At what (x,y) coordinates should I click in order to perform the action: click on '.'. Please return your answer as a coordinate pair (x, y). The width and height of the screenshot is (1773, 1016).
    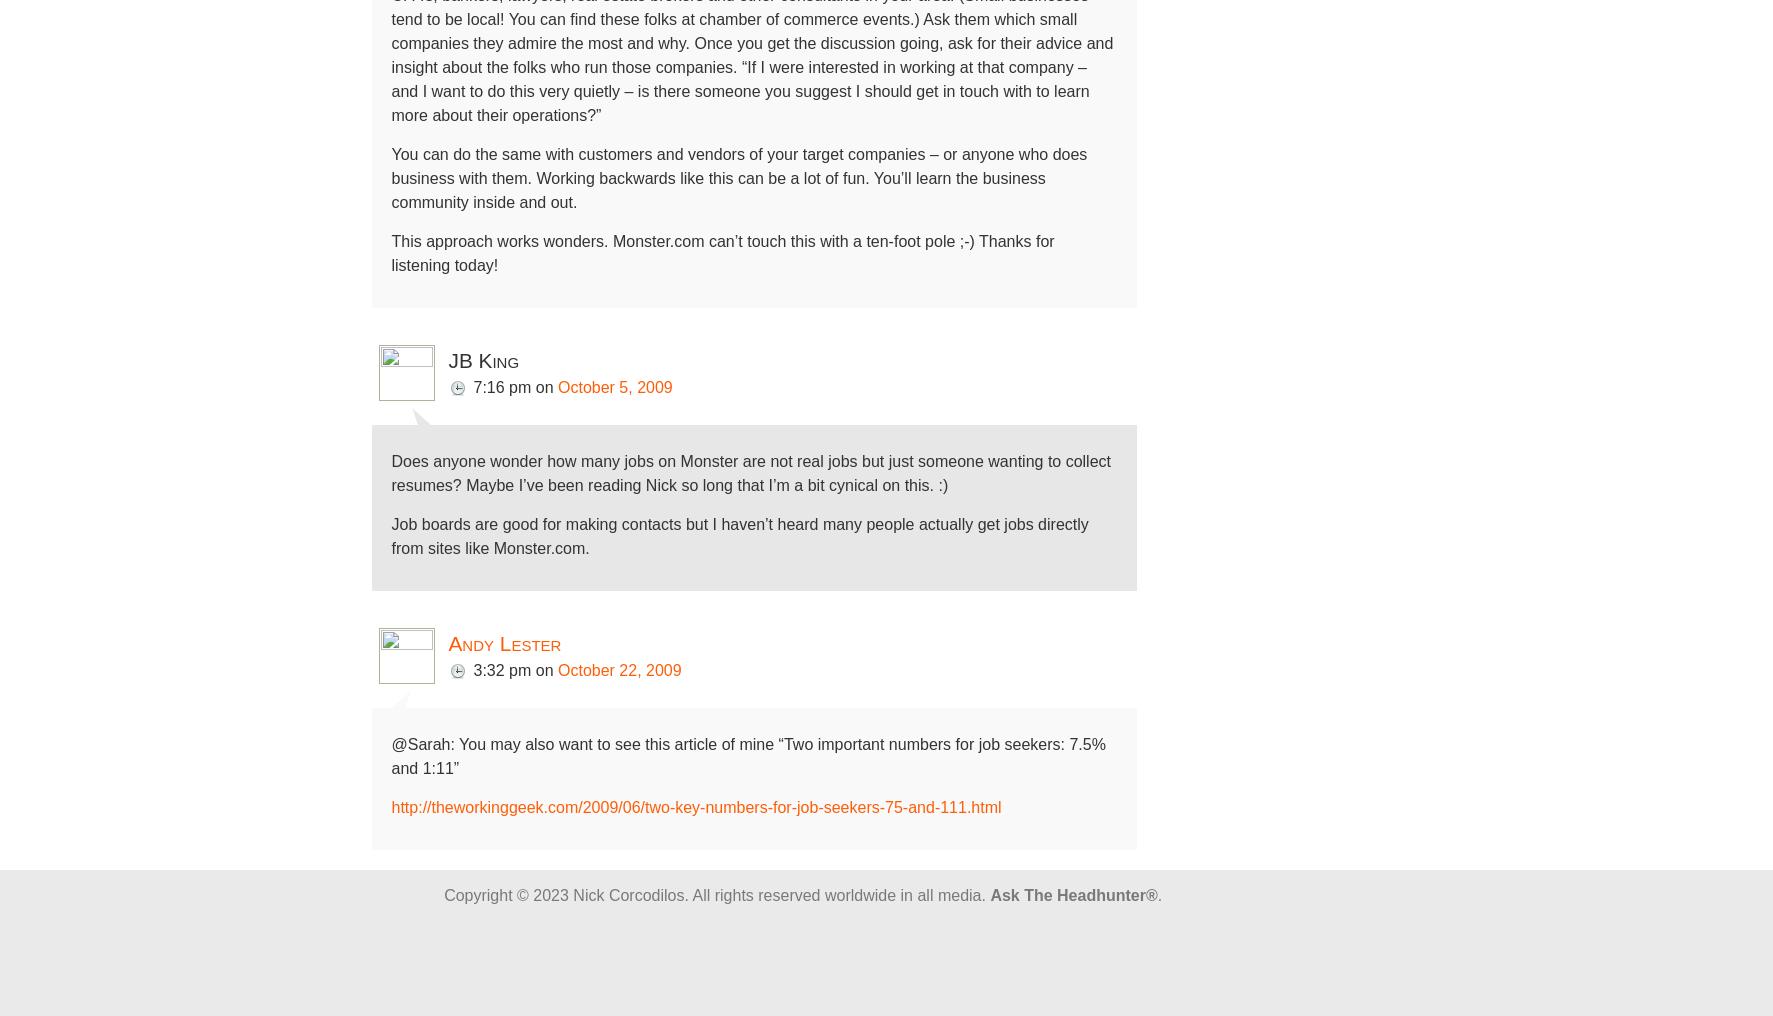
    Looking at the image, I should click on (1159, 894).